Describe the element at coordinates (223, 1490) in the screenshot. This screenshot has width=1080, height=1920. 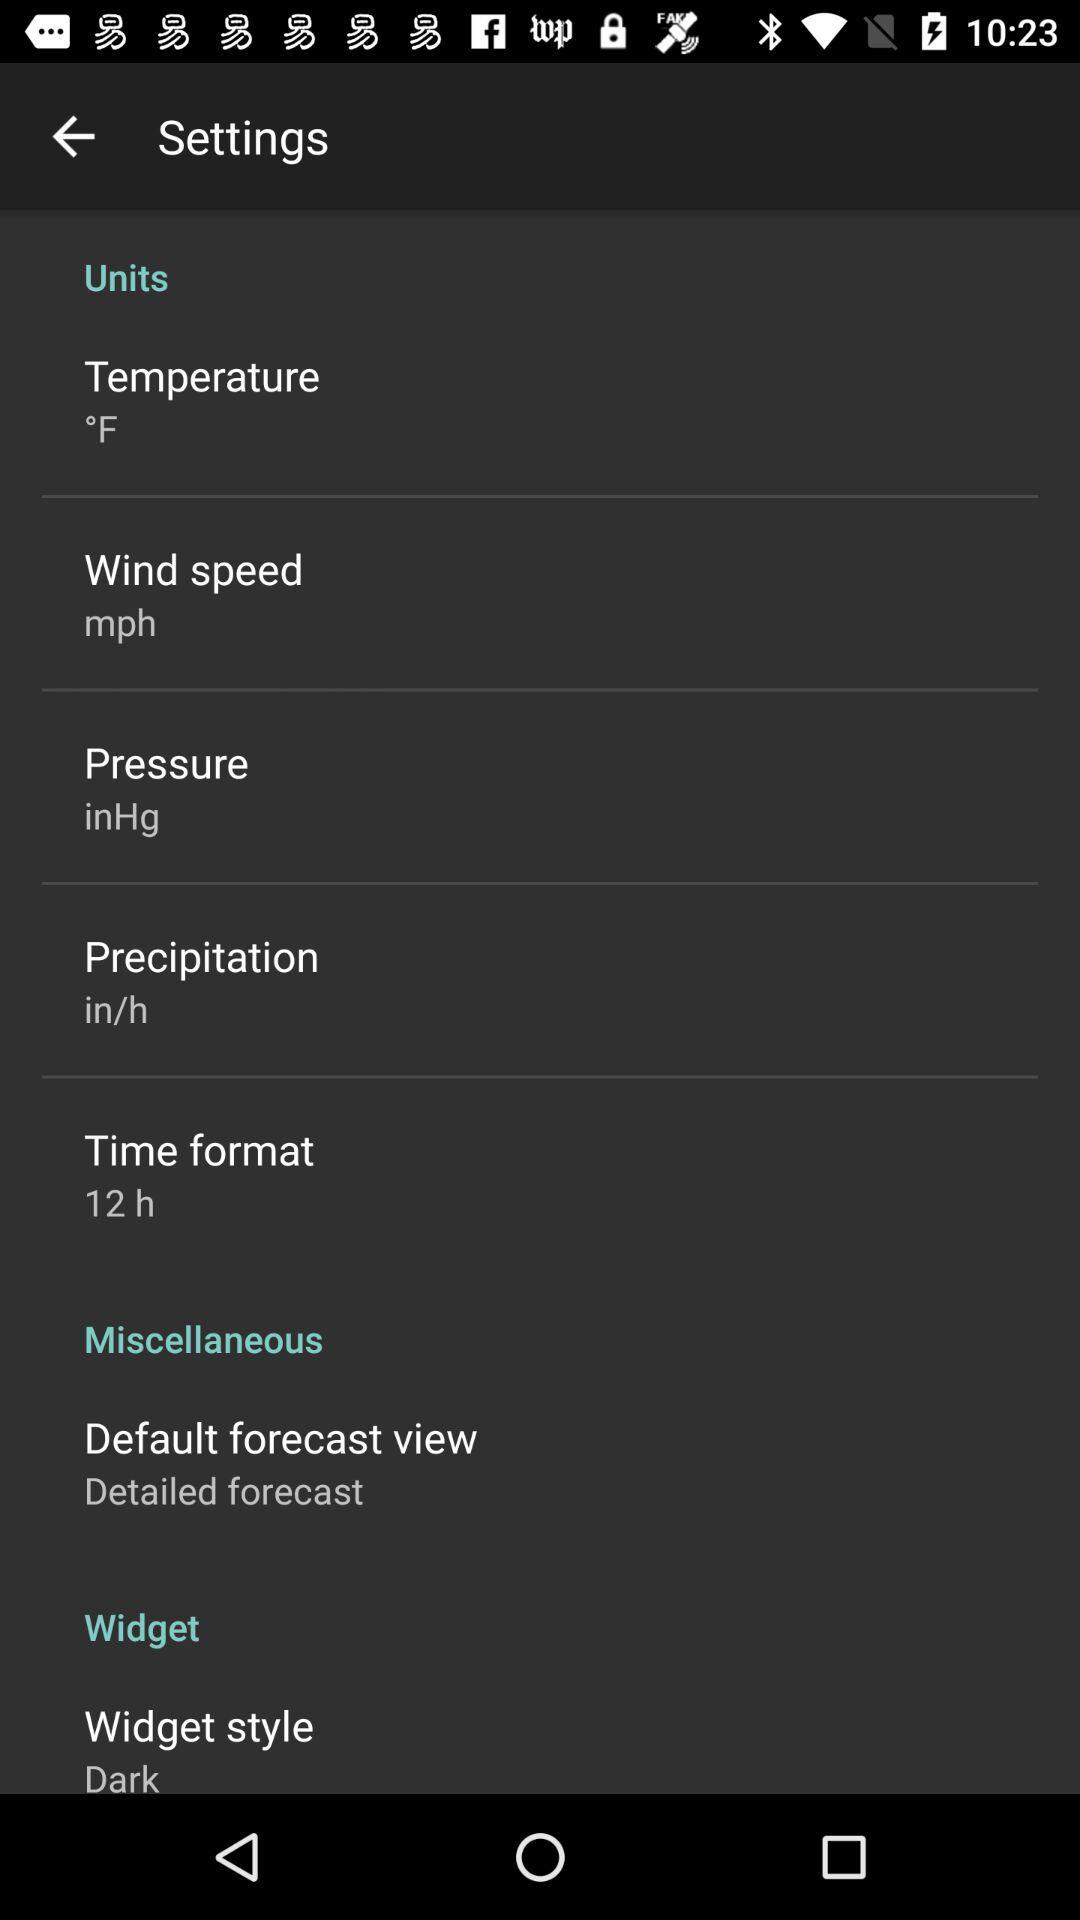
I see `detailed forecast item` at that location.